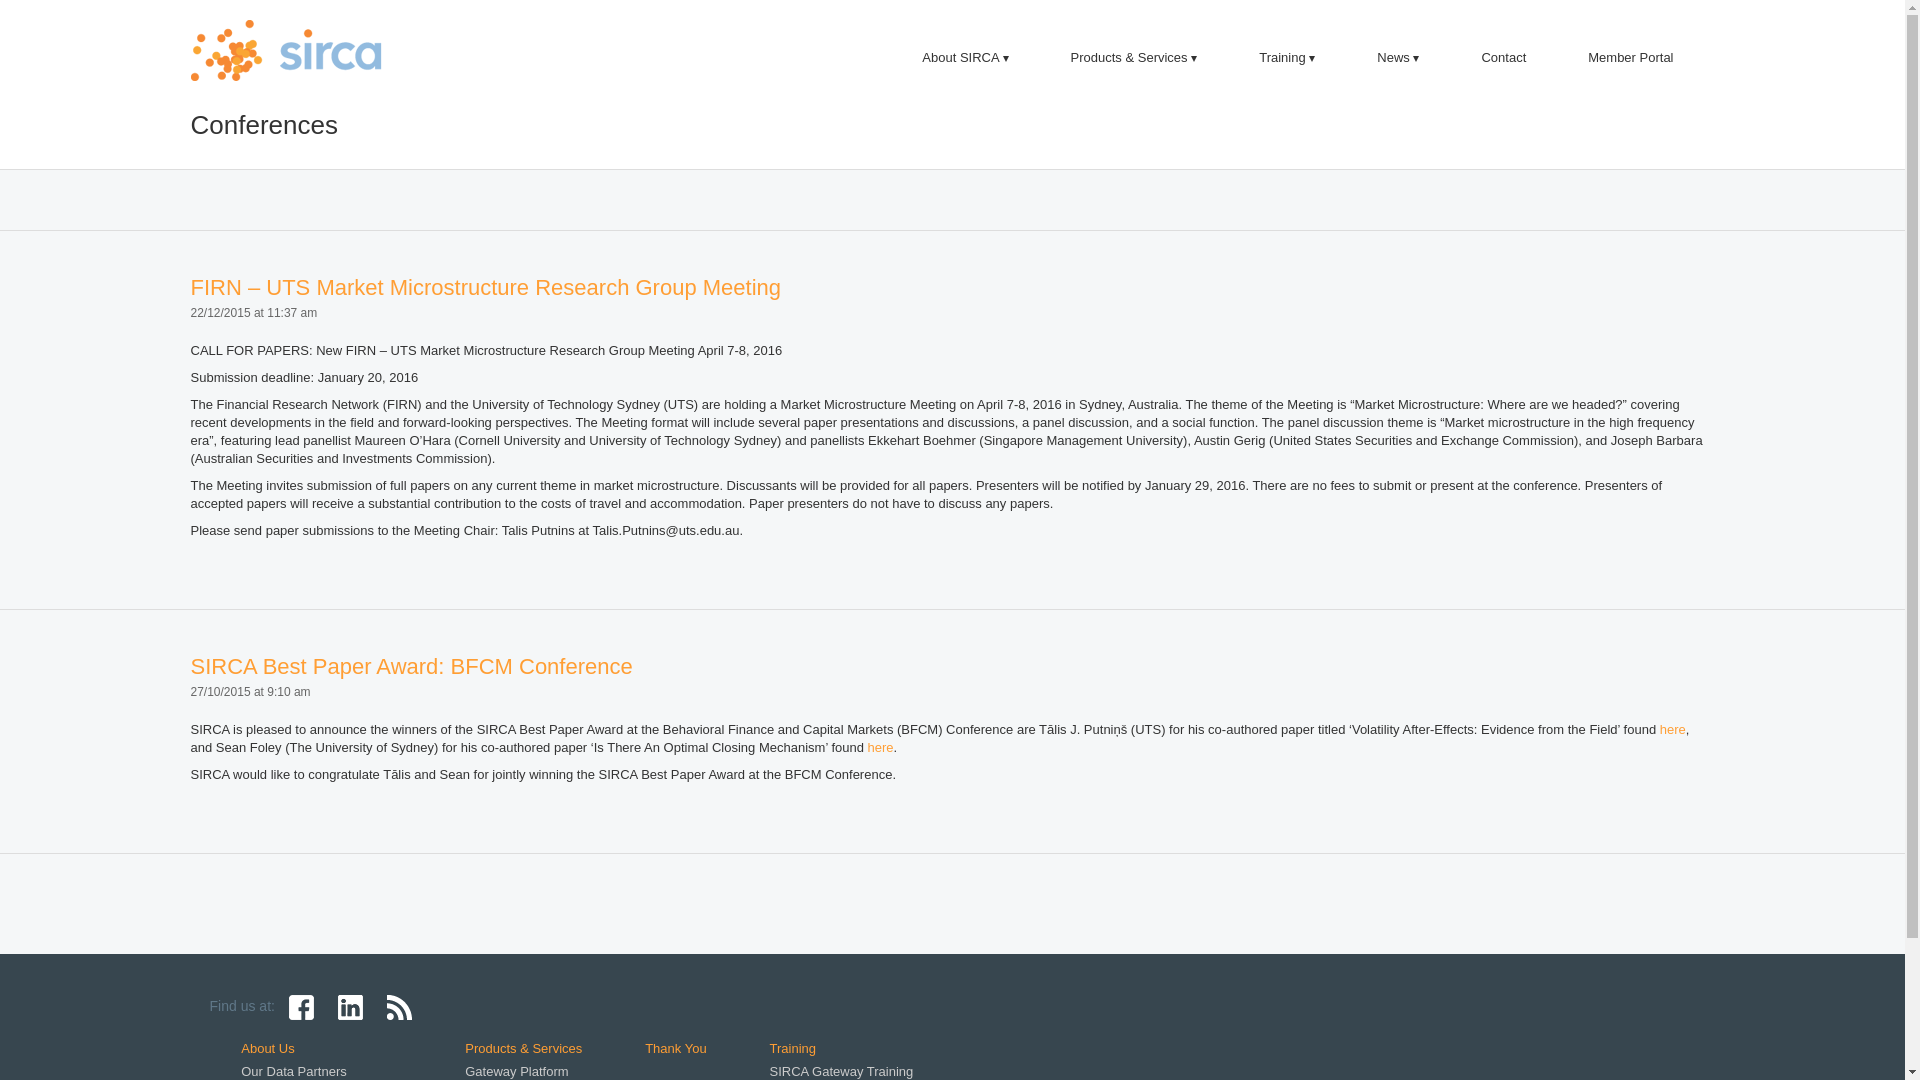 This screenshot has width=1920, height=1080. I want to click on 'SIRCA', so click(190, 49).